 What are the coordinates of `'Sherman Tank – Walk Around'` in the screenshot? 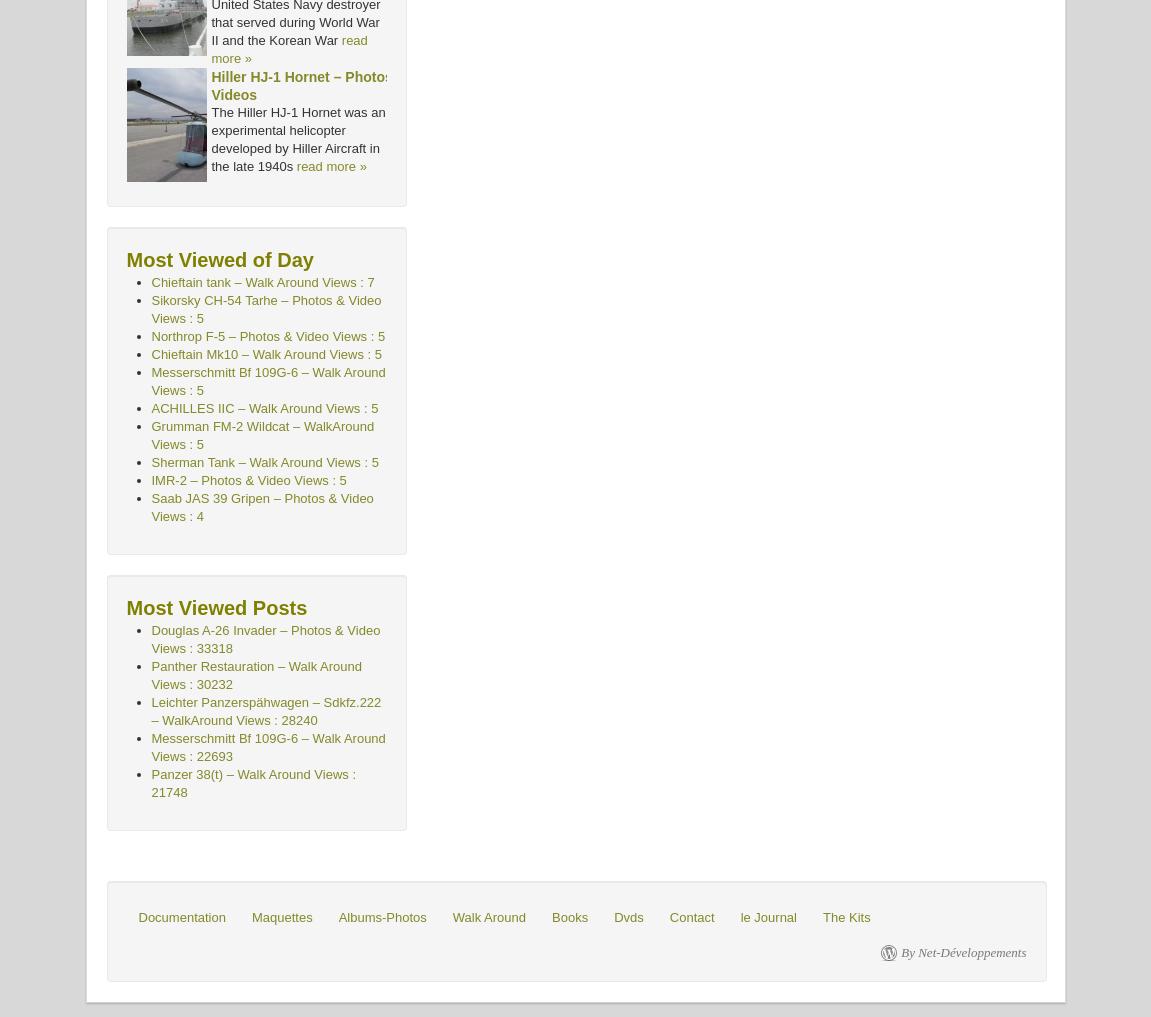 It's located at (236, 461).